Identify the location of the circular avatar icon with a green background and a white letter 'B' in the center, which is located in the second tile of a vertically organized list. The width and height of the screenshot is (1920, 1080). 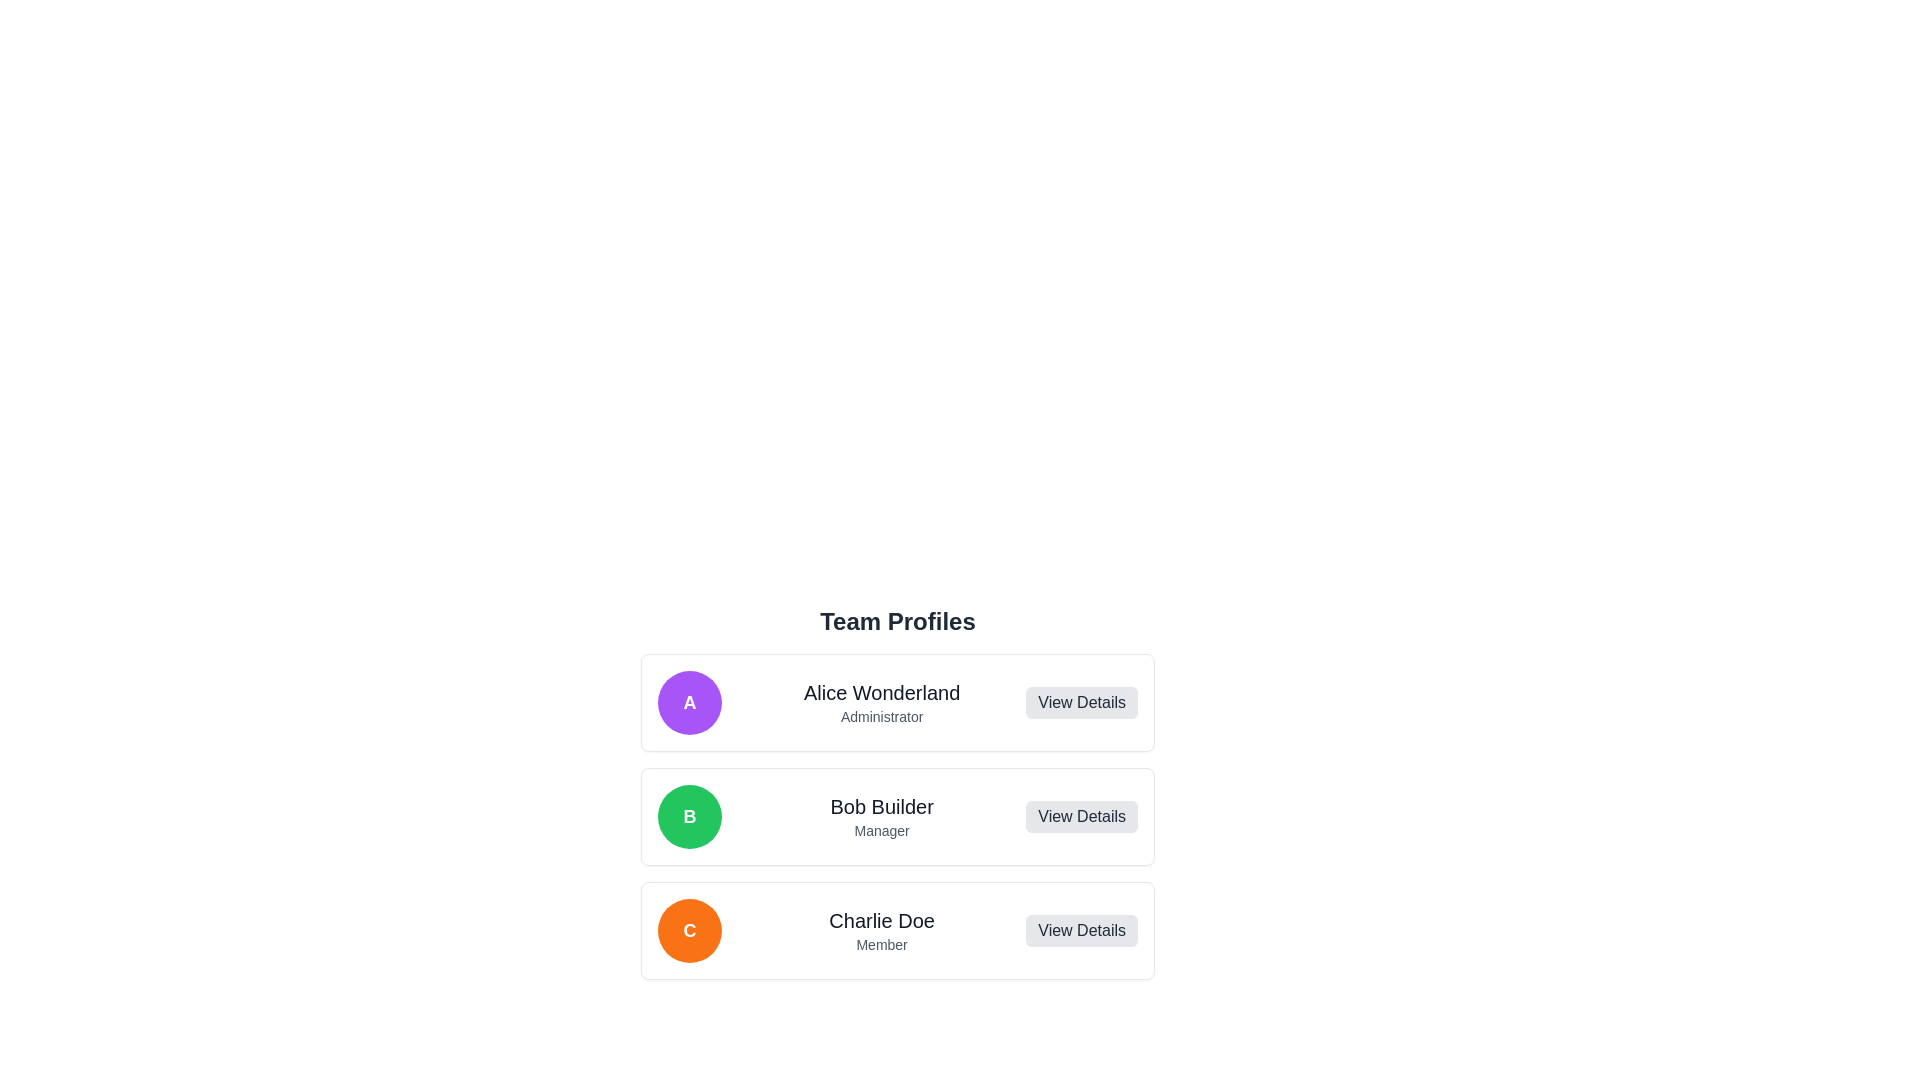
(690, 817).